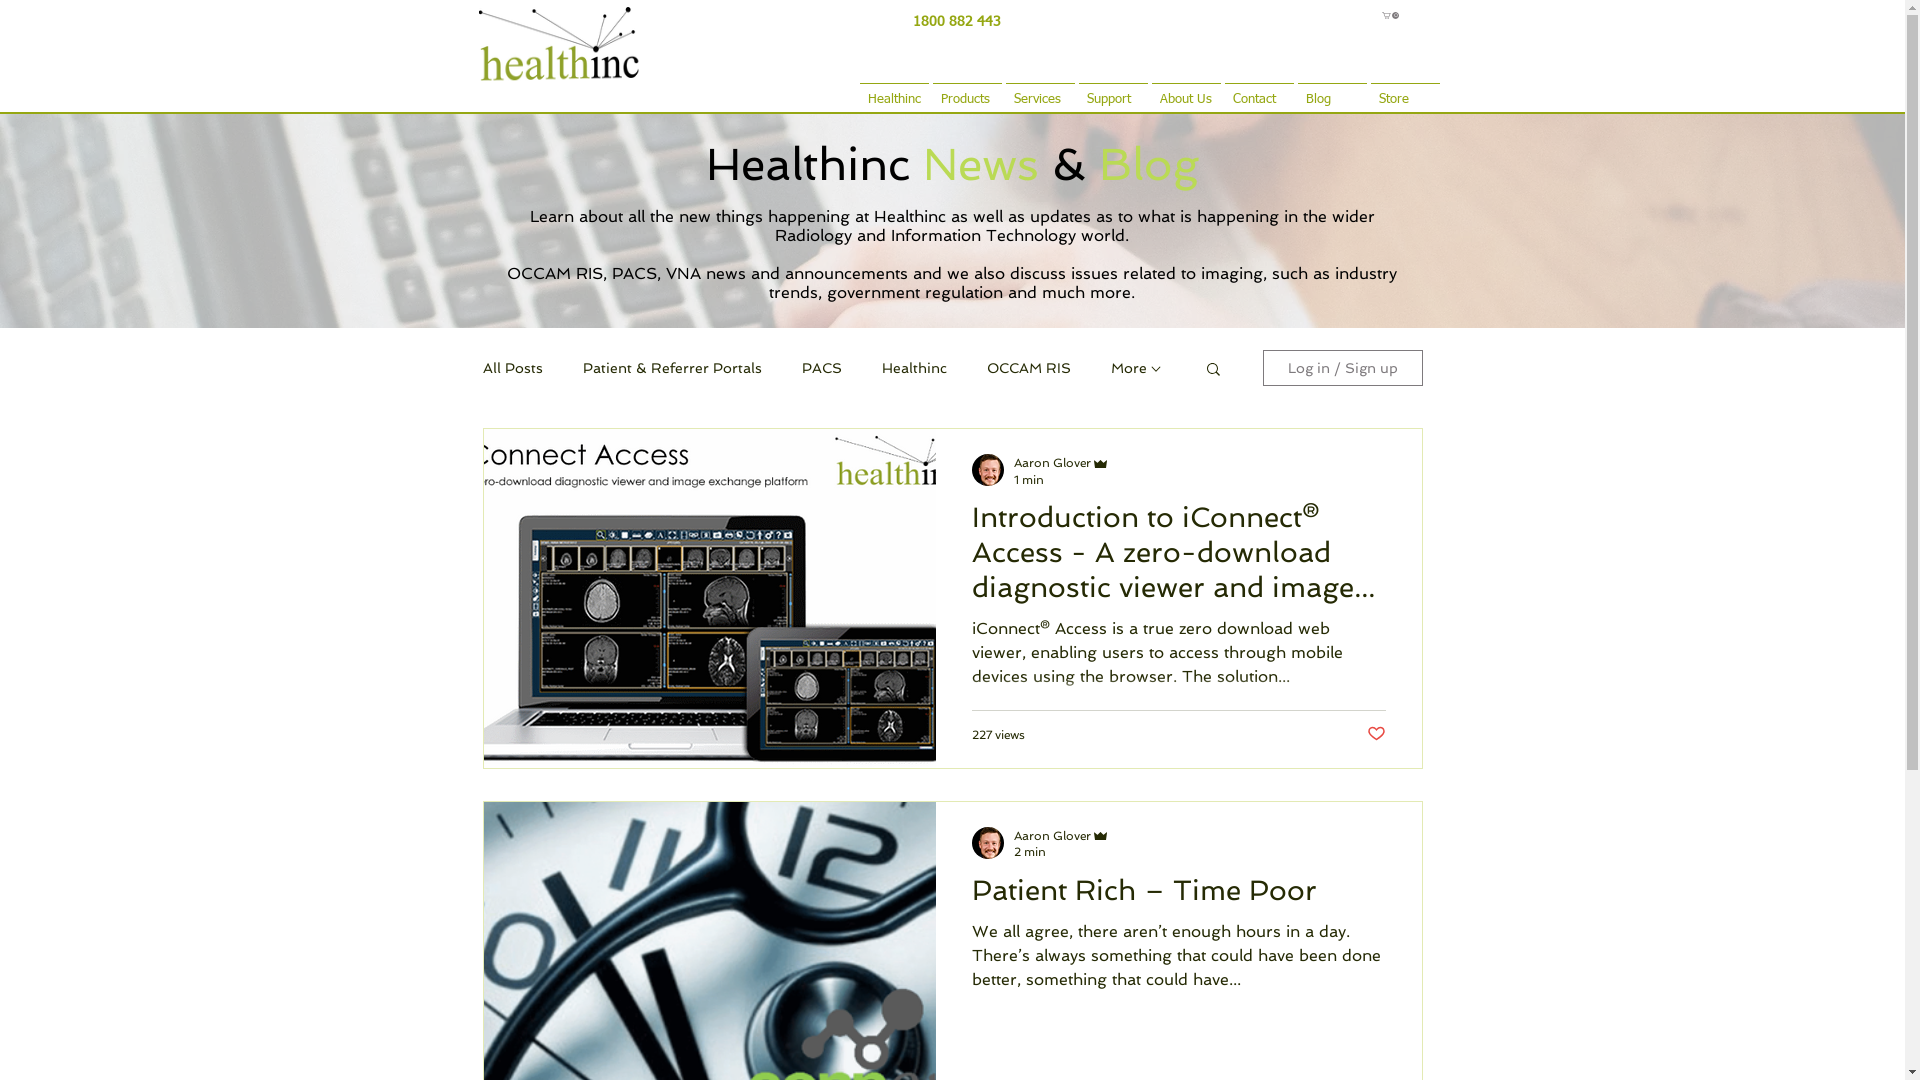 This screenshot has width=1920, height=1080. What do you see at coordinates (1186, 90) in the screenshot?
I see `'About Us'` at bounding box center [1186, 90].